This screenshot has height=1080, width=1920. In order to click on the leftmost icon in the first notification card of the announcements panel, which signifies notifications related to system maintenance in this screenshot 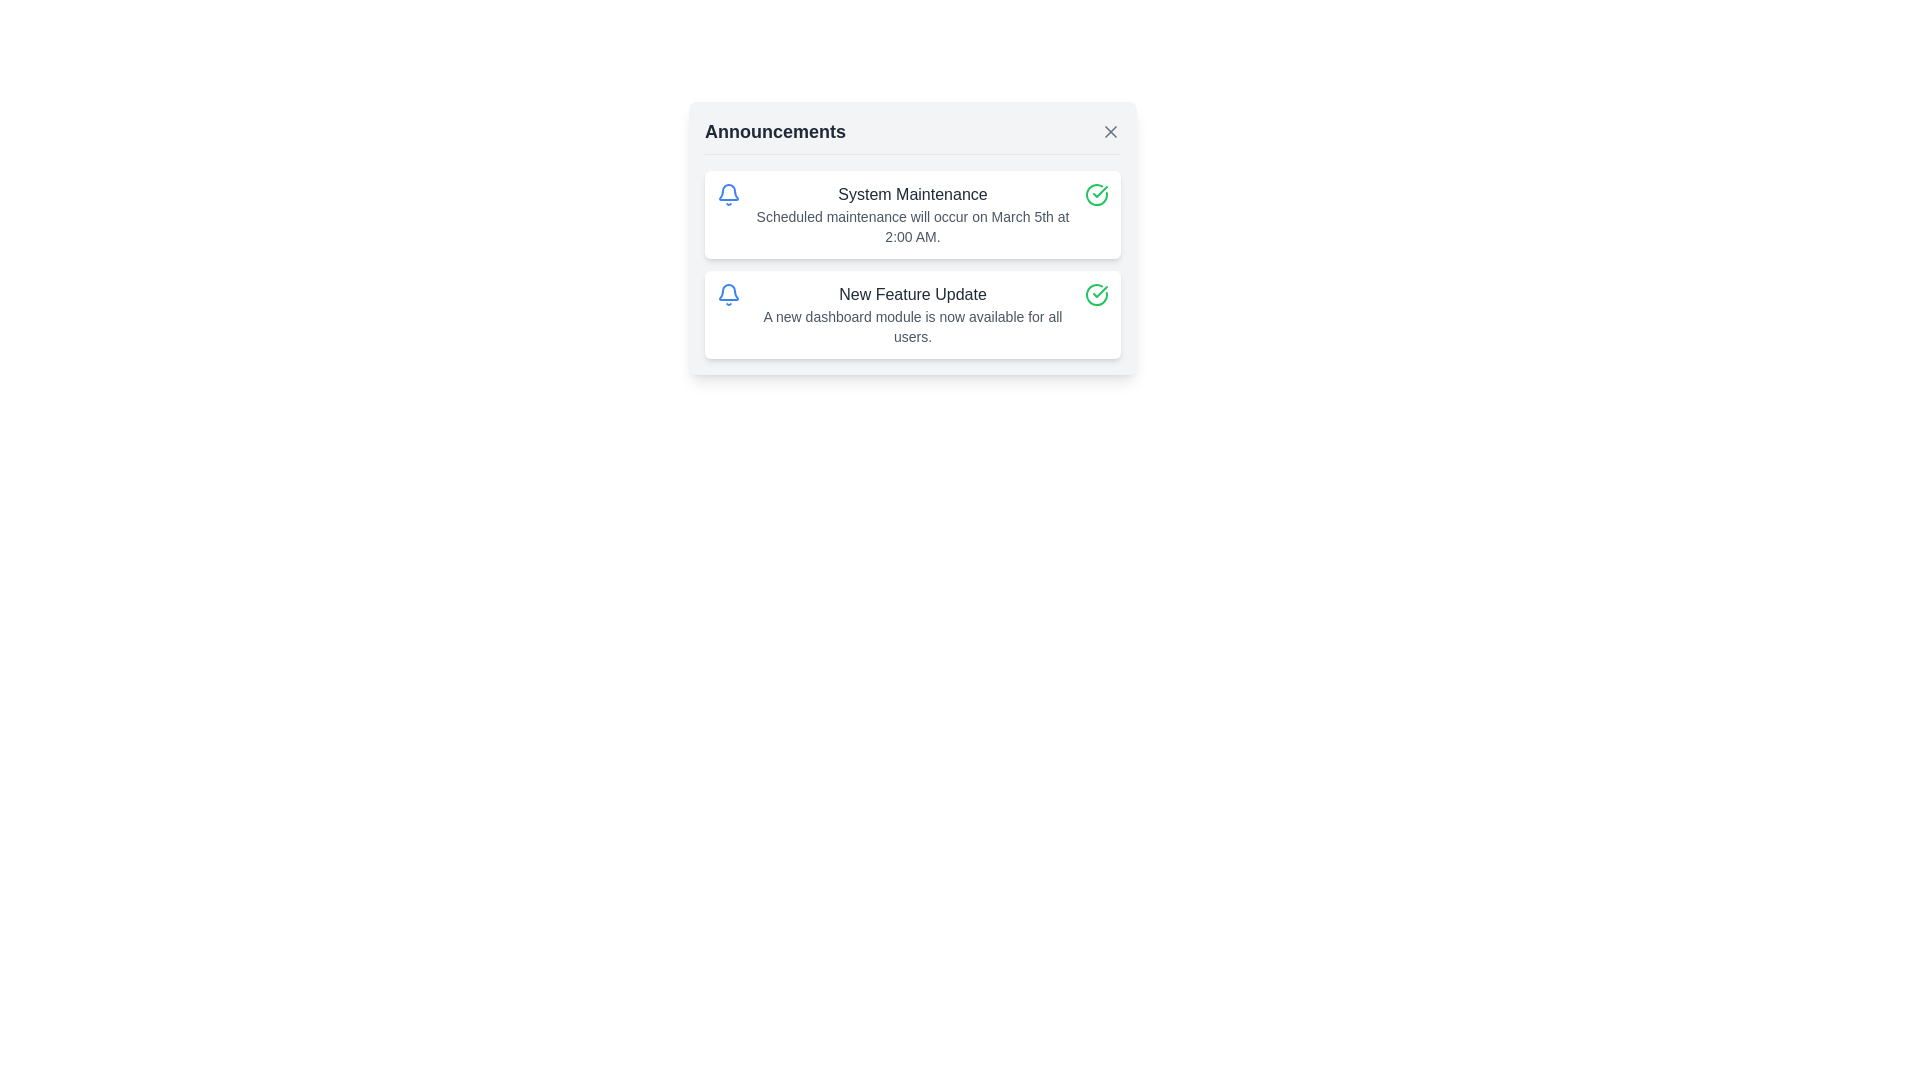, I will do `click(728, 195)`.